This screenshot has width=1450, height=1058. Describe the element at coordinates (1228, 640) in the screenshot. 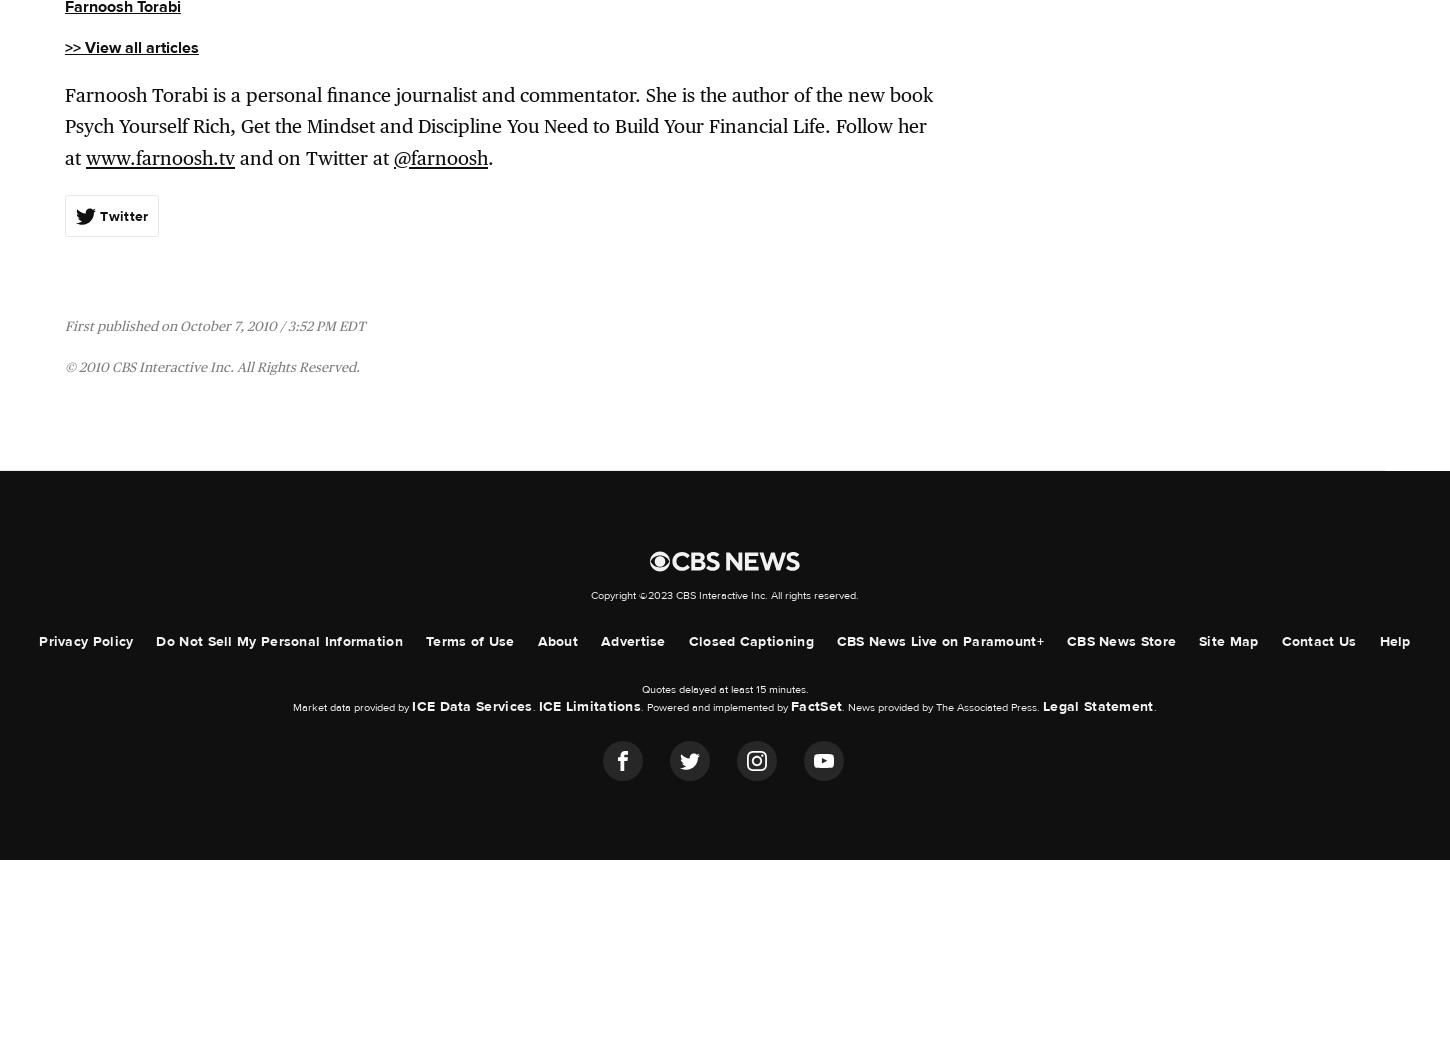

I see `'Site Map'` at that location.